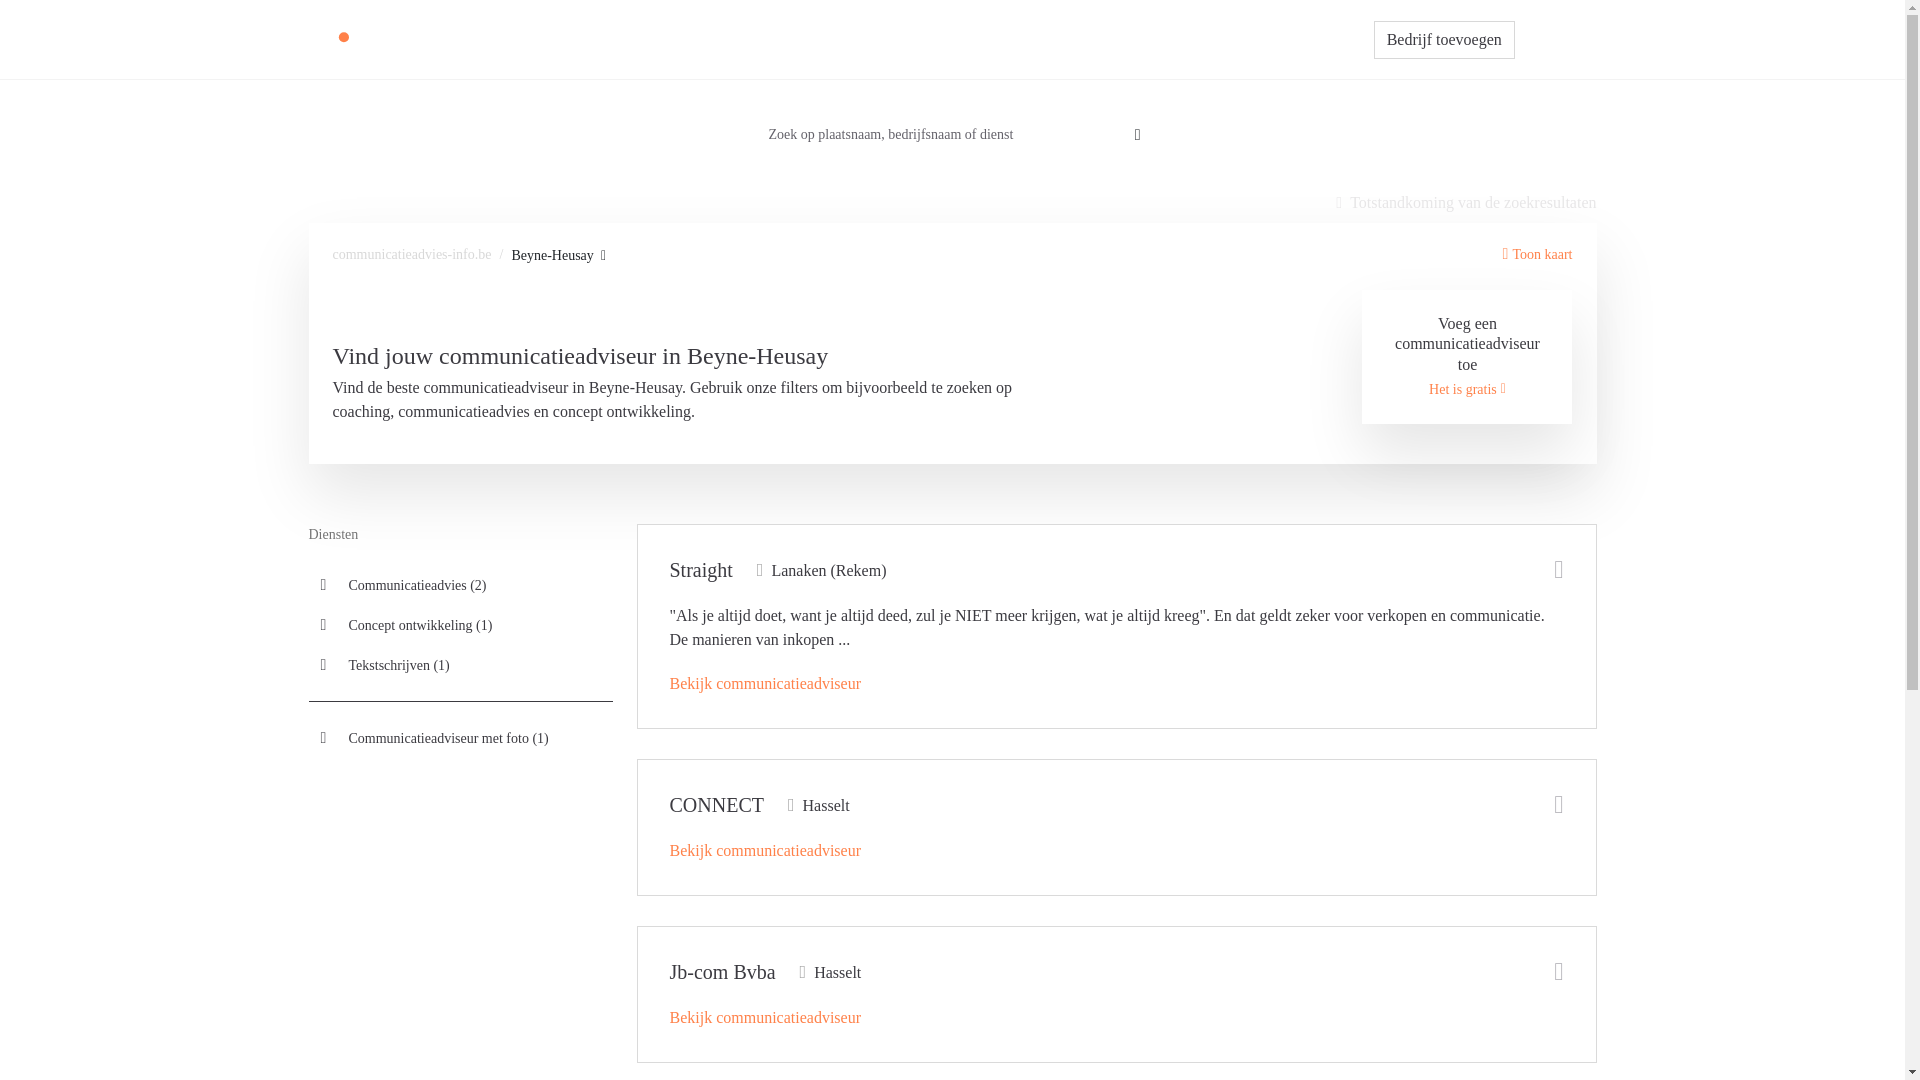 The image size is (1920, 1080). Describe the element at coordinates (1060, 39) in the screenshot. I see `'Vraagbaak'` at that location.